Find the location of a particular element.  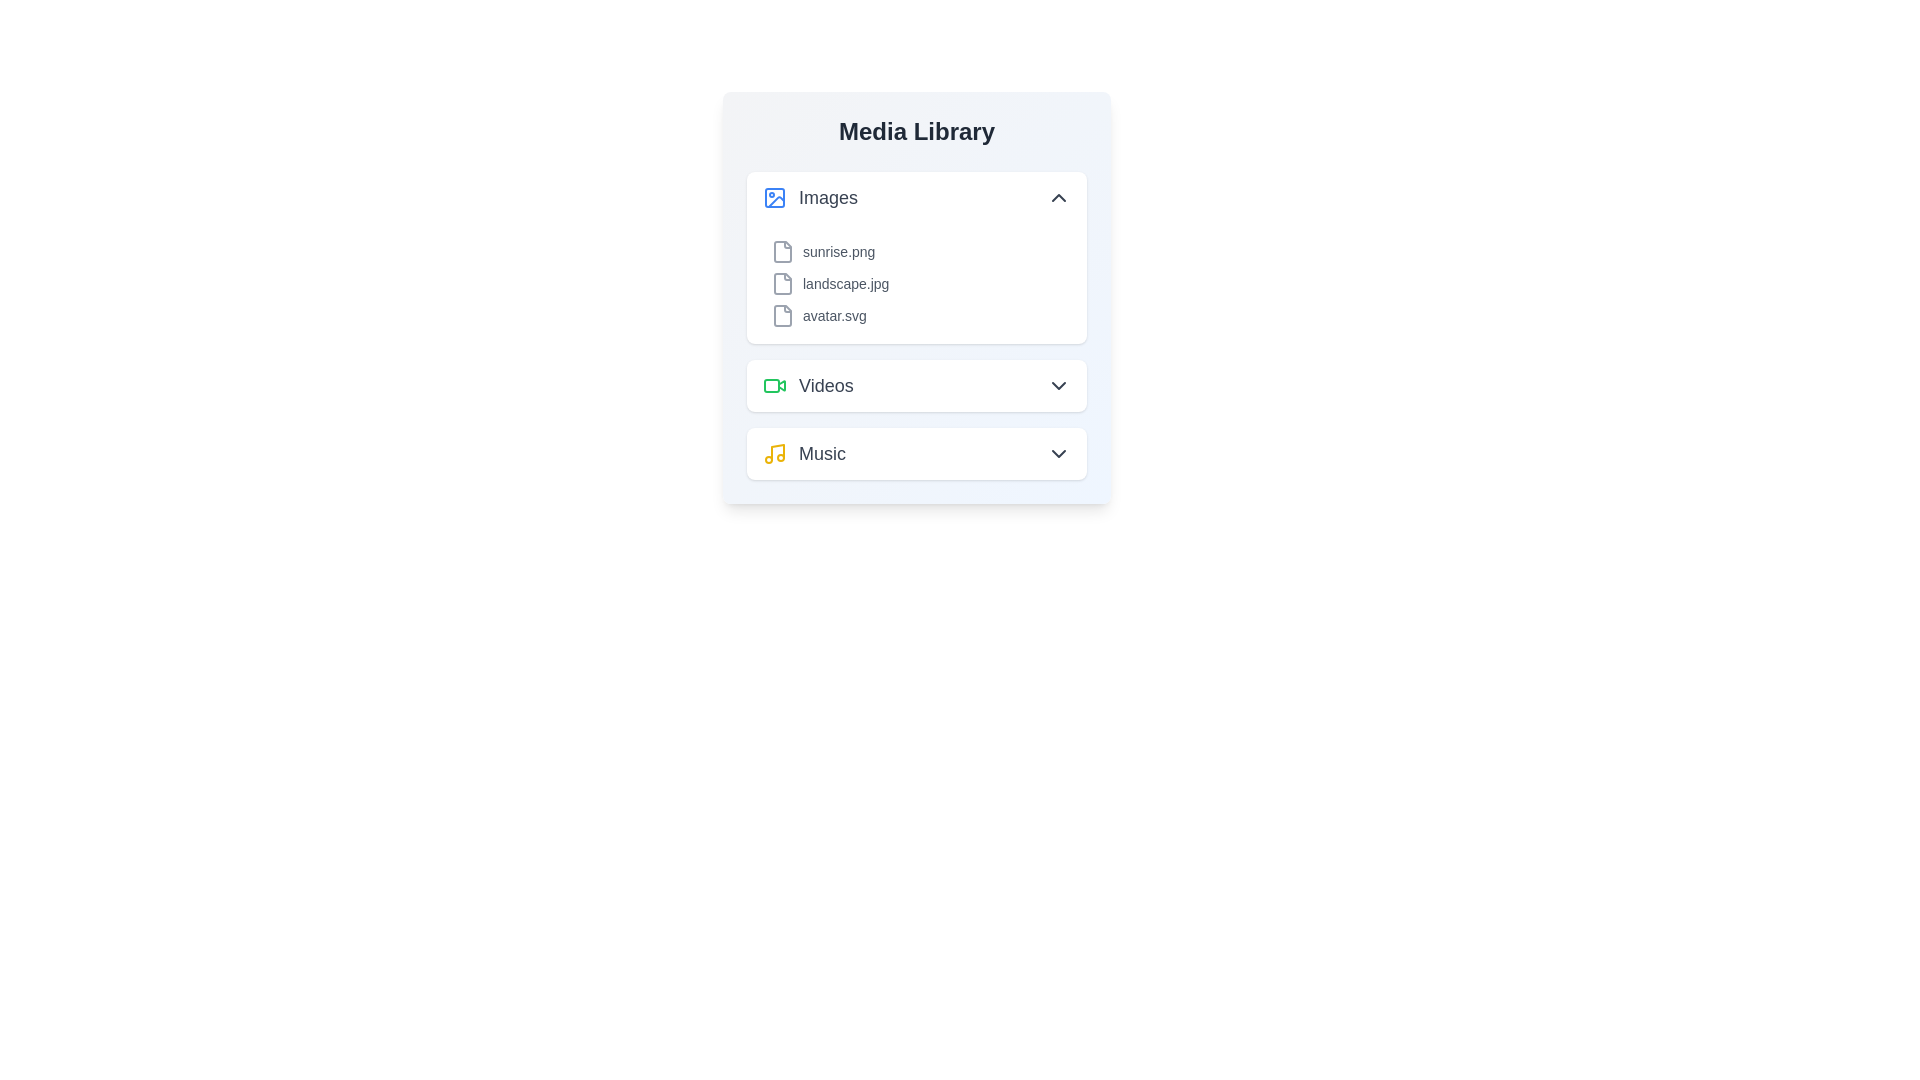

the 'Images' label with the picture frame icon in the 'Media Library' panel, which is styled in bold and located near the top of the section is located at coordinates (810, 197).